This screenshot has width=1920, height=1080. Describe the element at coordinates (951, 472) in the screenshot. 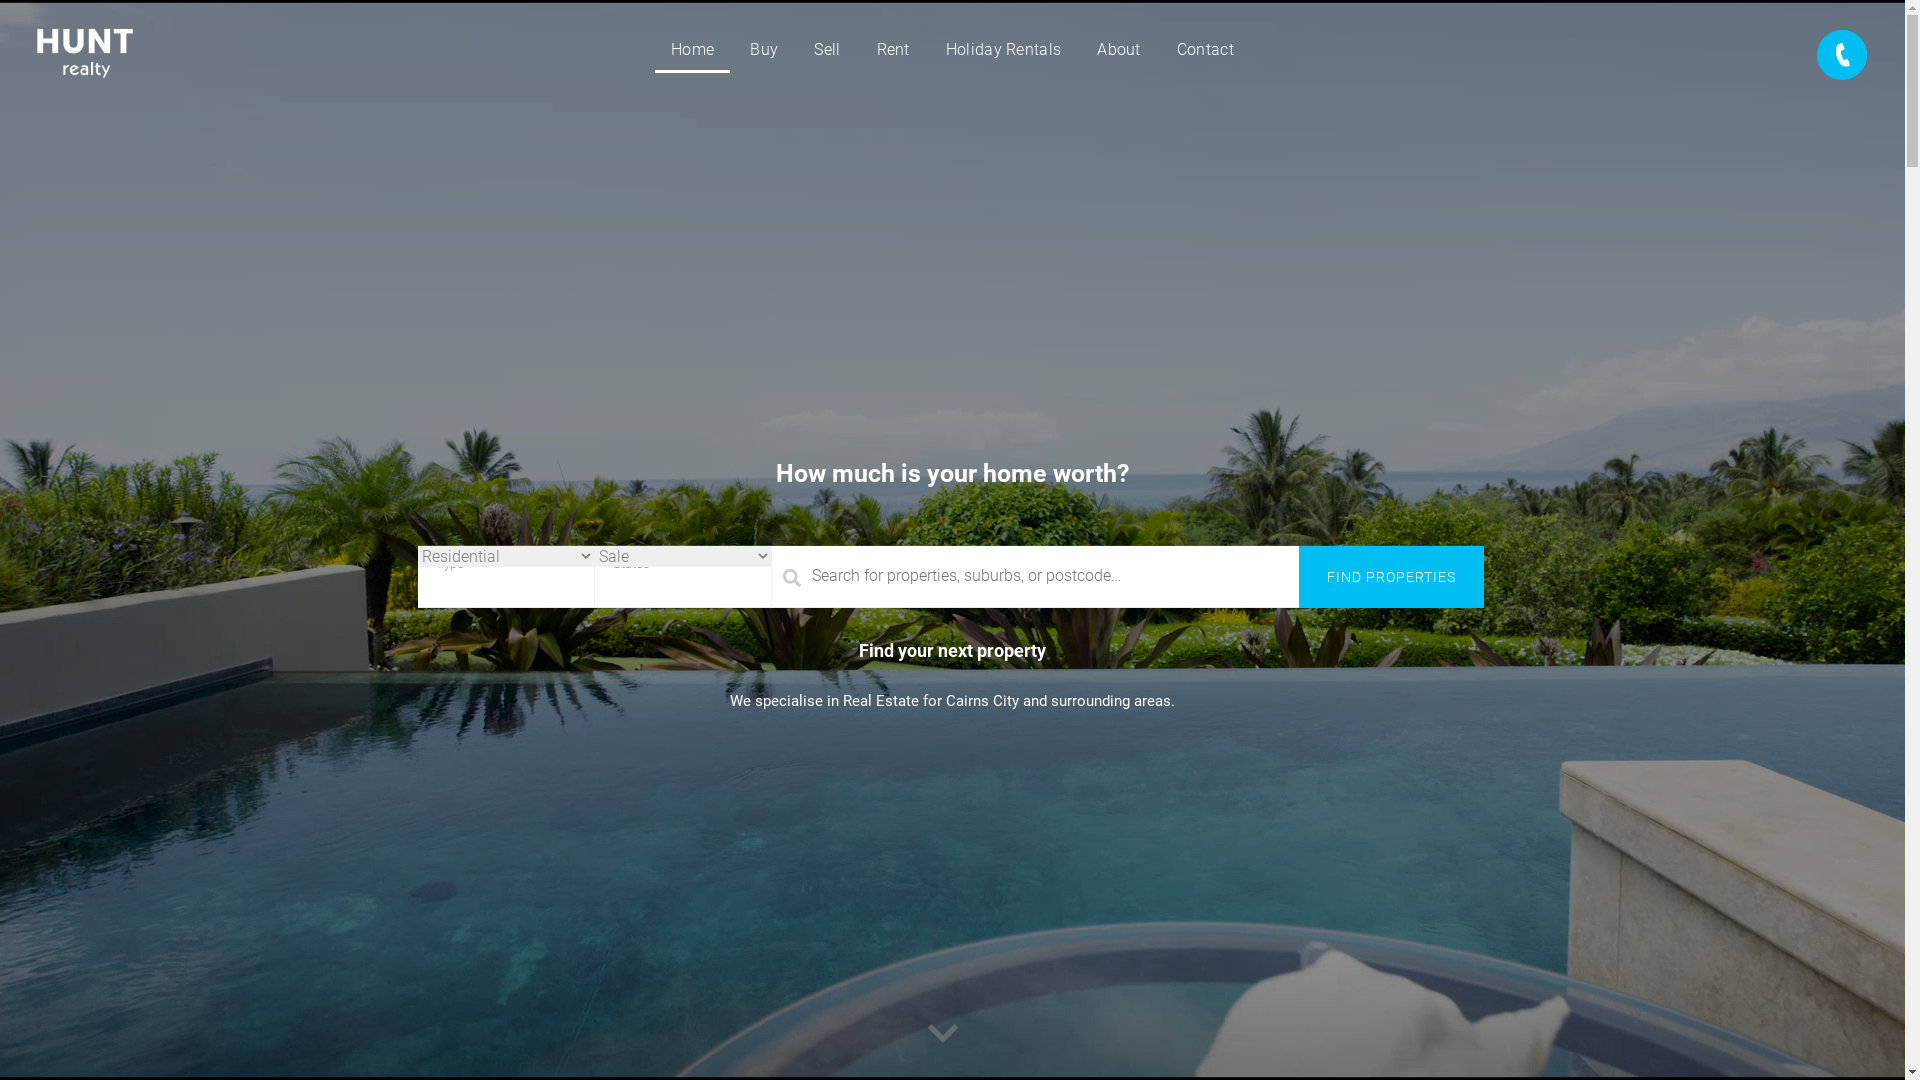

I see `'How much is your home worth?'` at that location.